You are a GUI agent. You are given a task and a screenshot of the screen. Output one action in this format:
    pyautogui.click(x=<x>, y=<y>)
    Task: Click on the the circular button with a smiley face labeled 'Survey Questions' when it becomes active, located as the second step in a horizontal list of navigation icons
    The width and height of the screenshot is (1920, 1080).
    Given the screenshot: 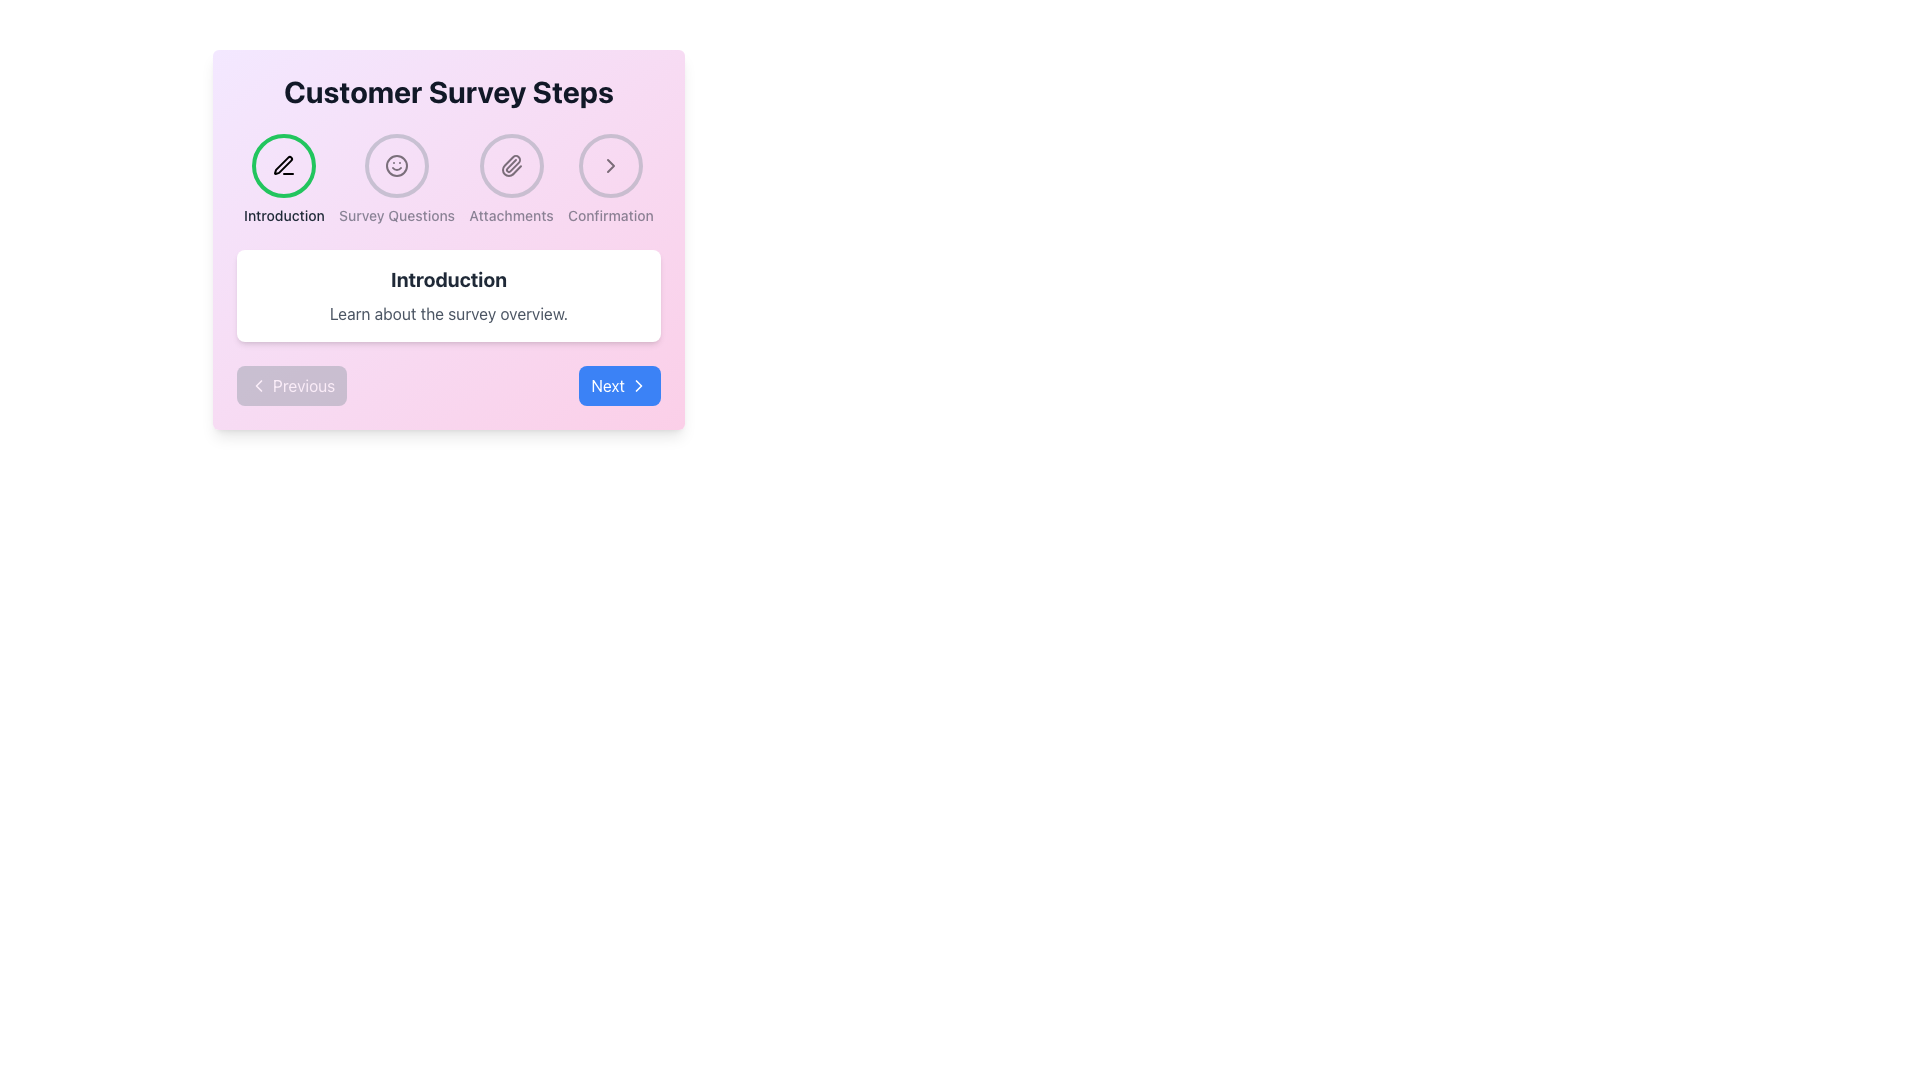 What is the action you would take?
    pyautogui.click(x=397, y=180)
    